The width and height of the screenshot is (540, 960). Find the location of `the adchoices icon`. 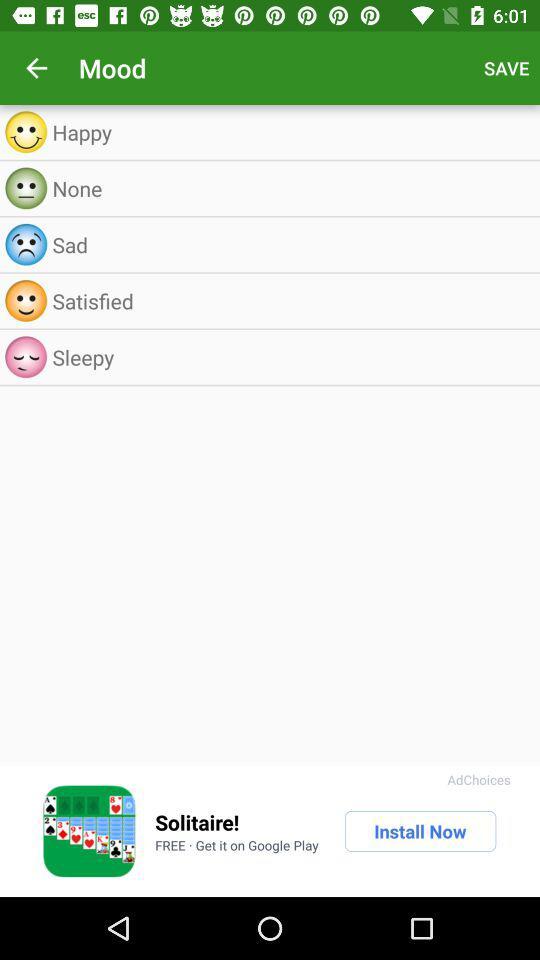

the adchoices icon is located at coordinates (478, 778).